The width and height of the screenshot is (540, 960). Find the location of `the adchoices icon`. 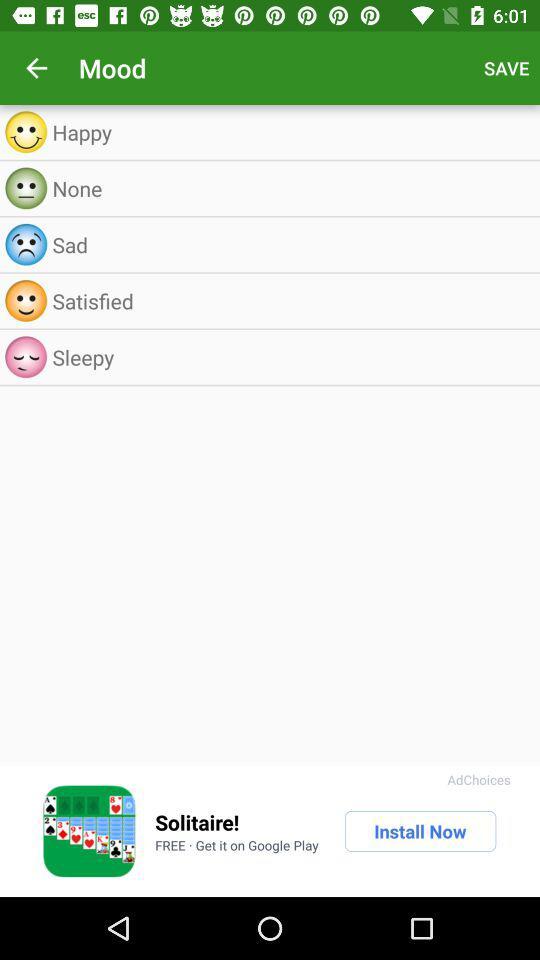

the adchoices icon is located at coordinates (478, 778).